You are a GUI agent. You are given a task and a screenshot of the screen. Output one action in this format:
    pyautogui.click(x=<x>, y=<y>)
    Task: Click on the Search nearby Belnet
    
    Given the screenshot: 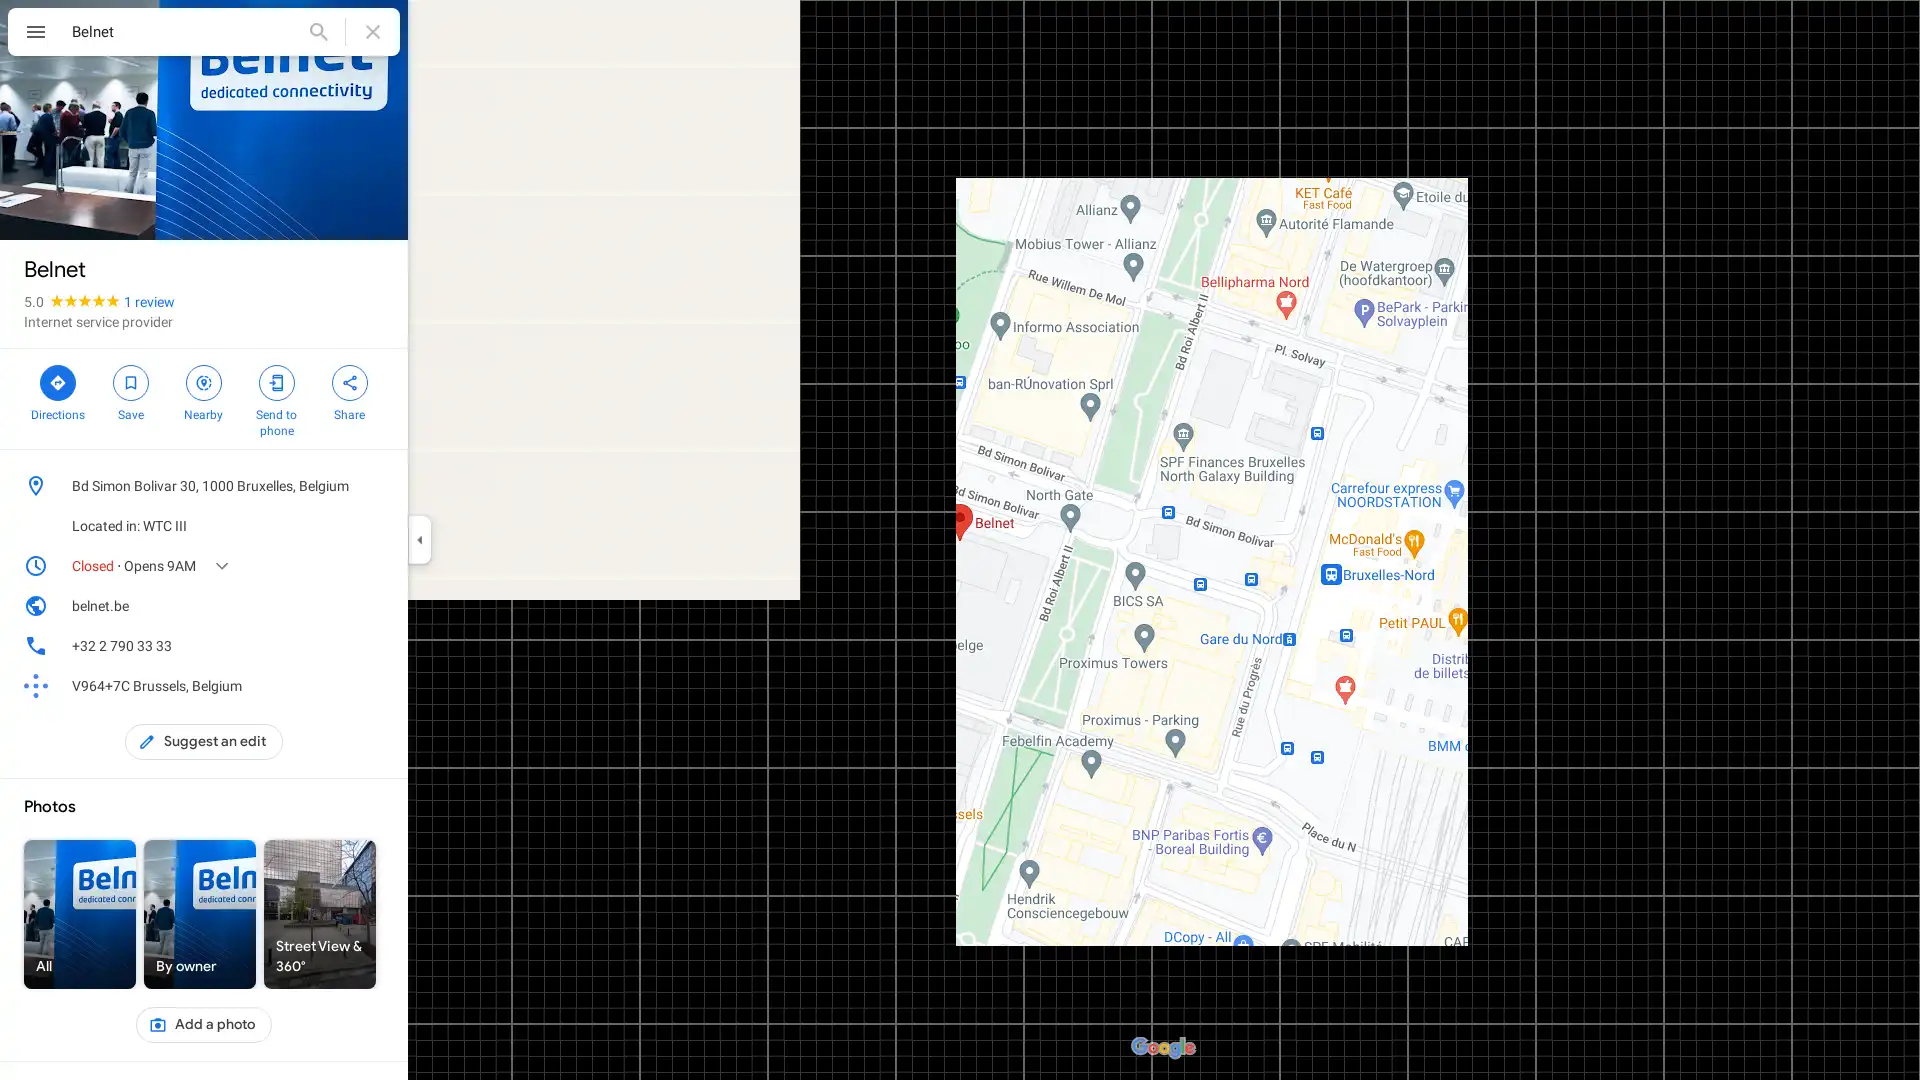 What is the action you would take?
    pyautogui.click(x=203, y=390)
    